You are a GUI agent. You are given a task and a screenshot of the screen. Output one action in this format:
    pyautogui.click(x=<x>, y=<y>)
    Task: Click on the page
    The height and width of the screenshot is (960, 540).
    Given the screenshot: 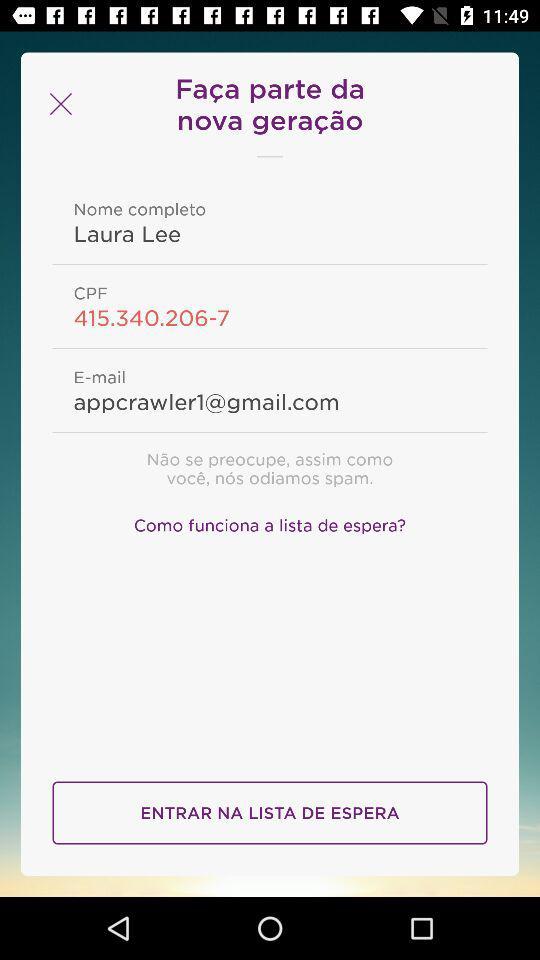 What is the action you would take?
    pyautogui.click(x=58, y=104)
    